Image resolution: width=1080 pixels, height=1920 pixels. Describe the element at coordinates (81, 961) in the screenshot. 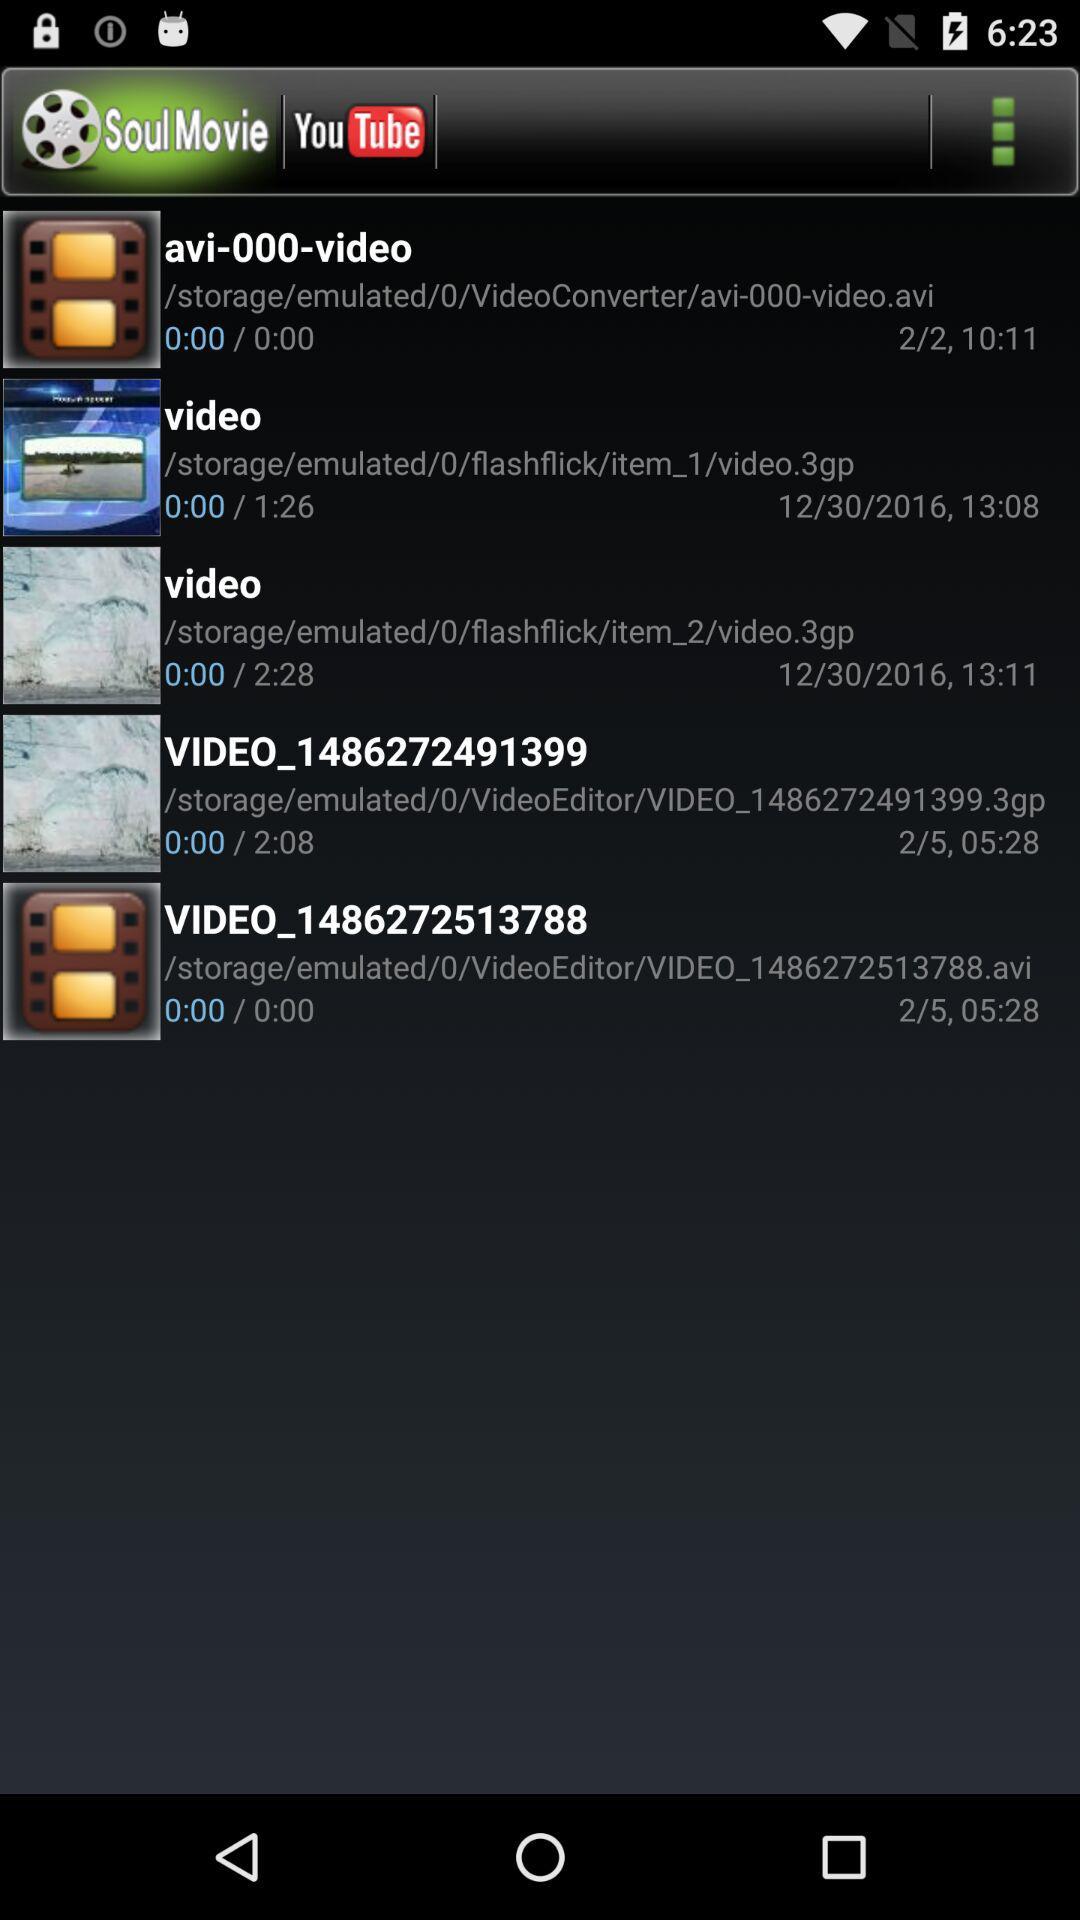

I see `the image from bottom left side of the web page` at that location.